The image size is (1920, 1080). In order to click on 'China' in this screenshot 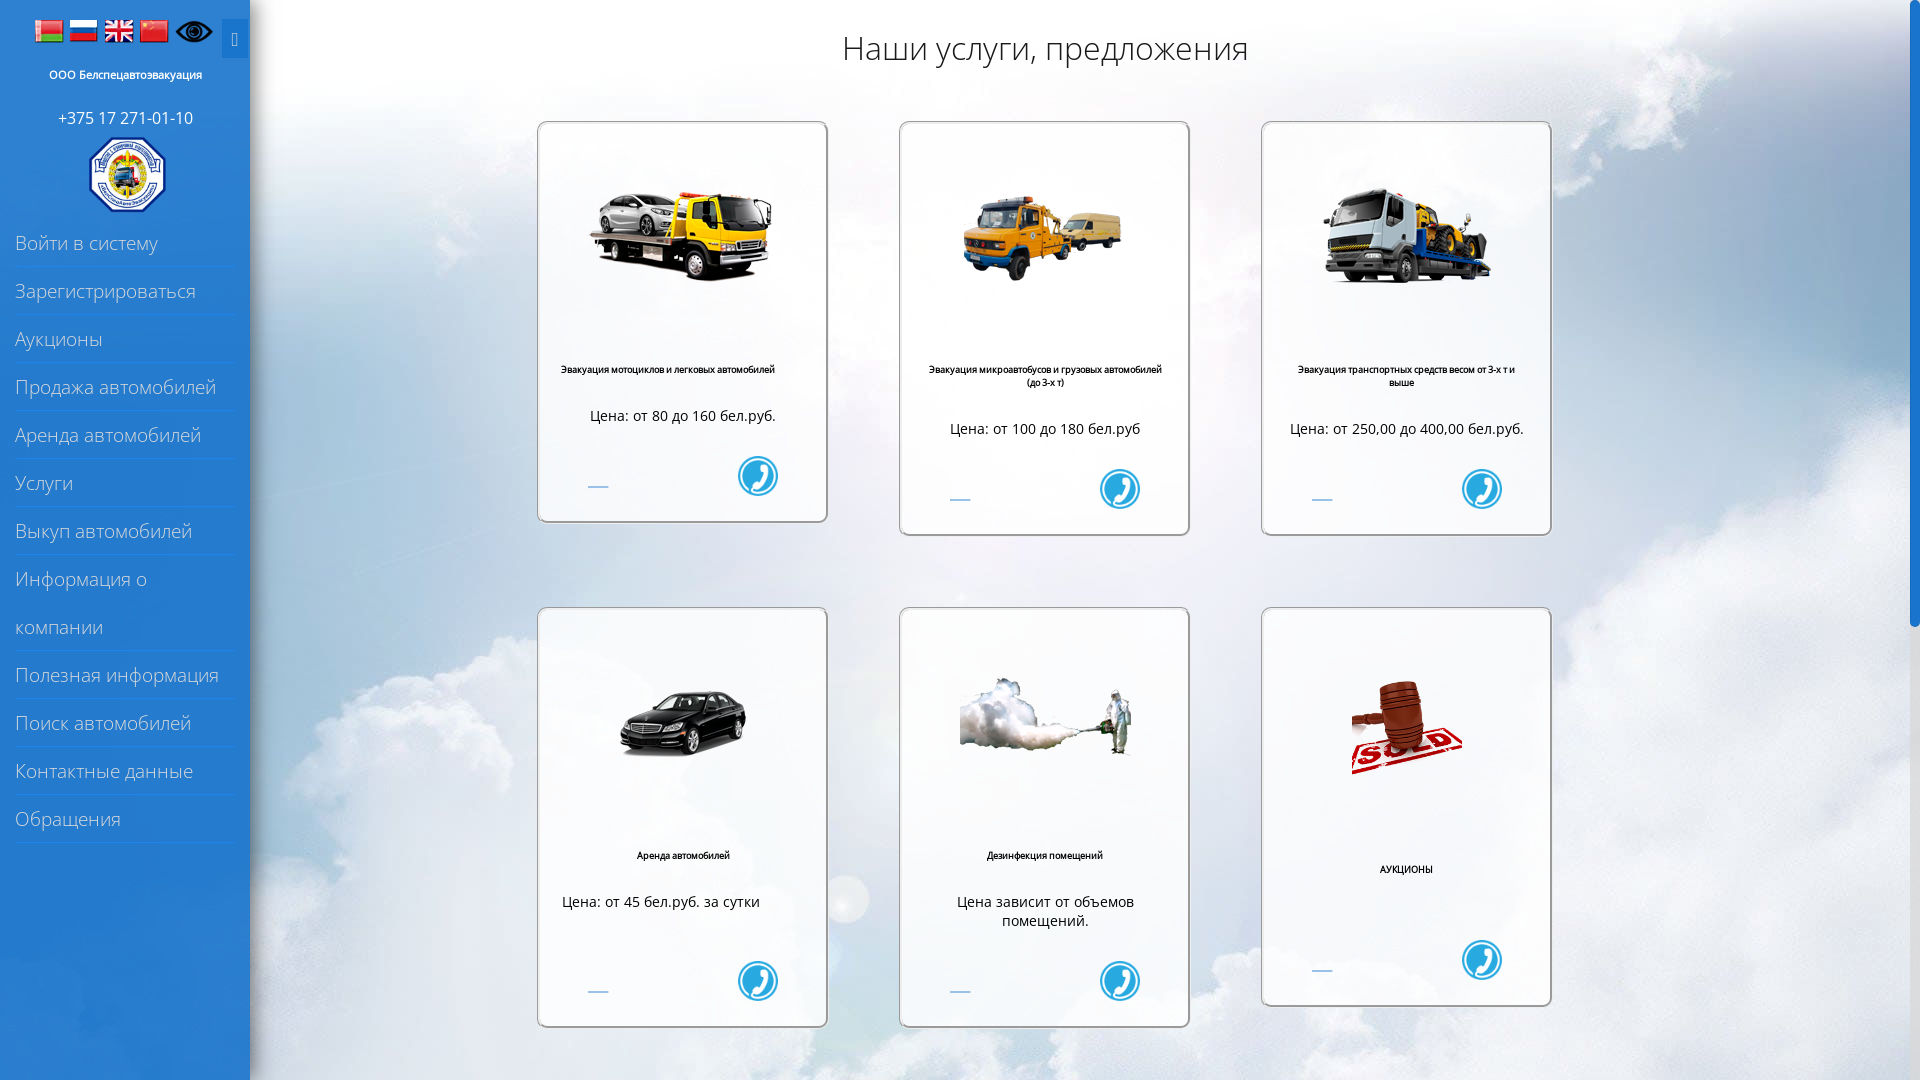, I will do `click(153, 31)`.